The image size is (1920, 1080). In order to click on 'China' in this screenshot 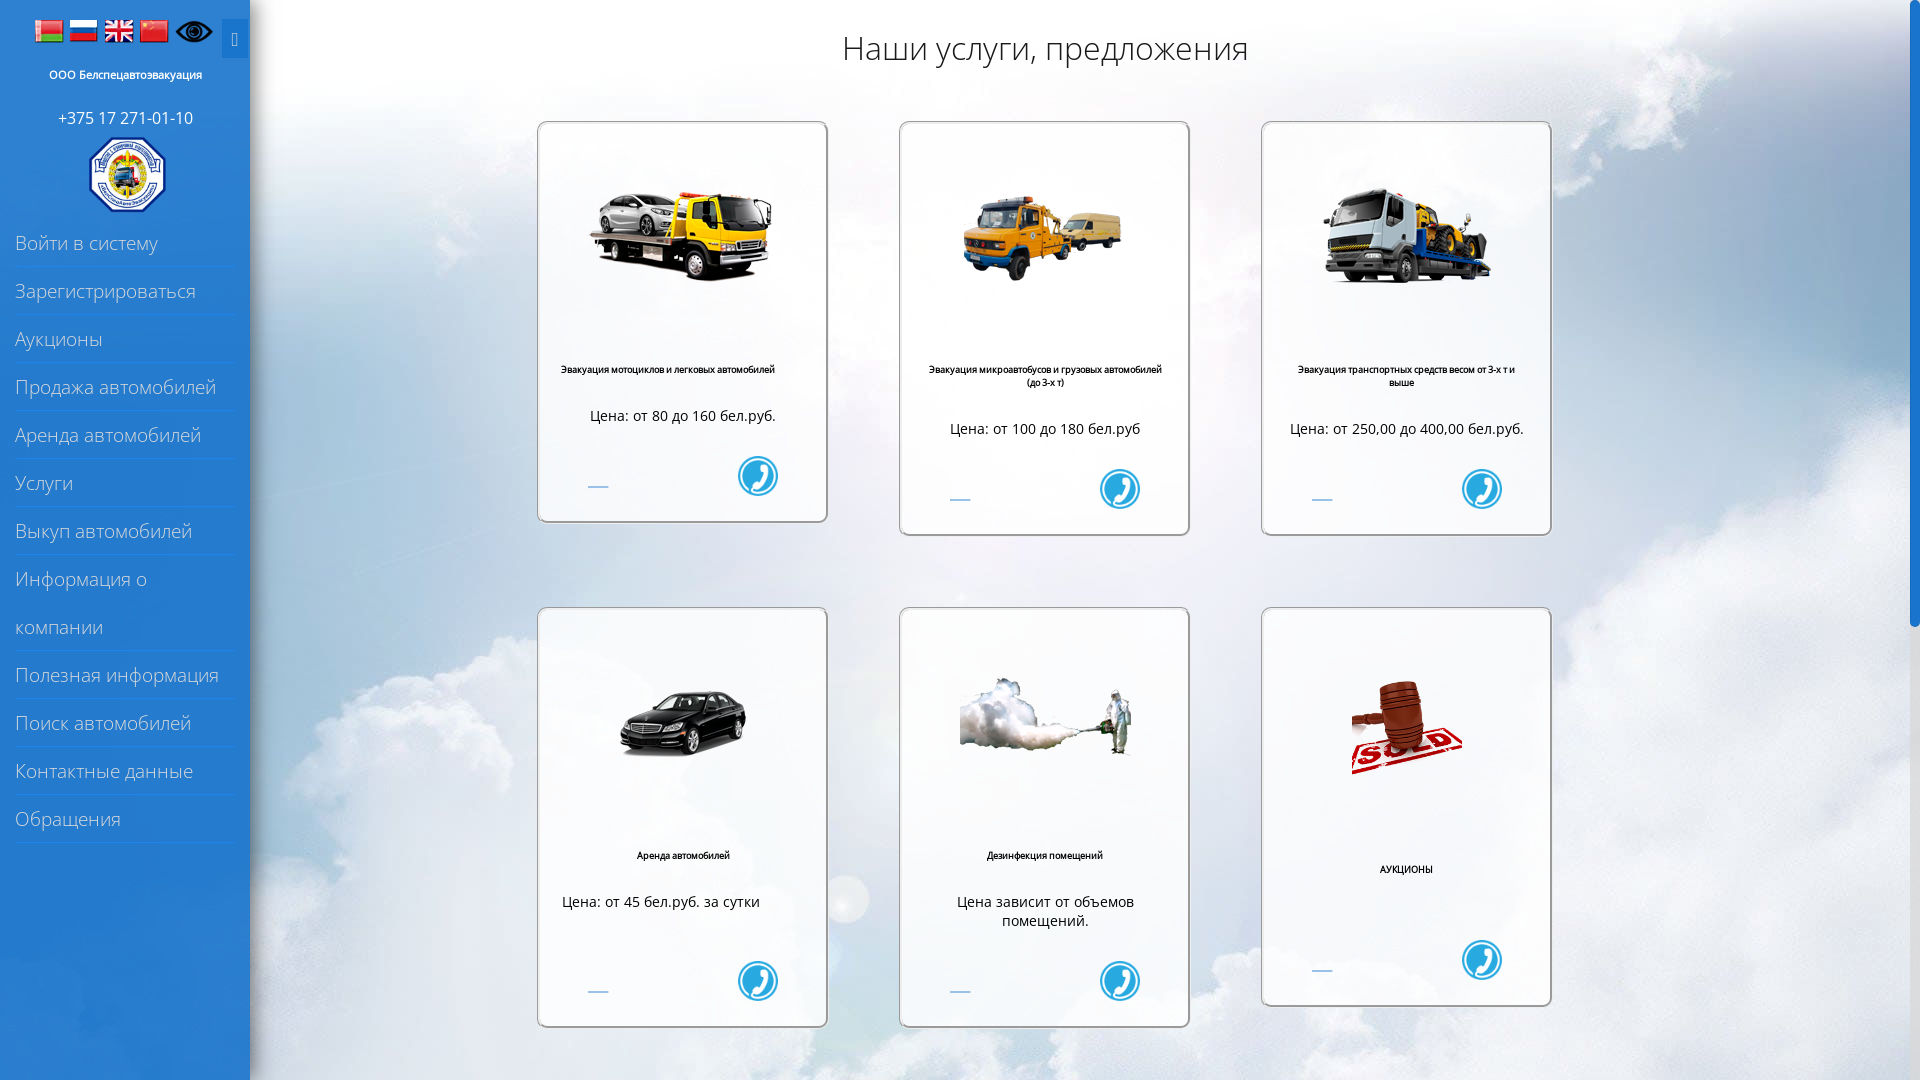, I will do `click(153, 31)`.